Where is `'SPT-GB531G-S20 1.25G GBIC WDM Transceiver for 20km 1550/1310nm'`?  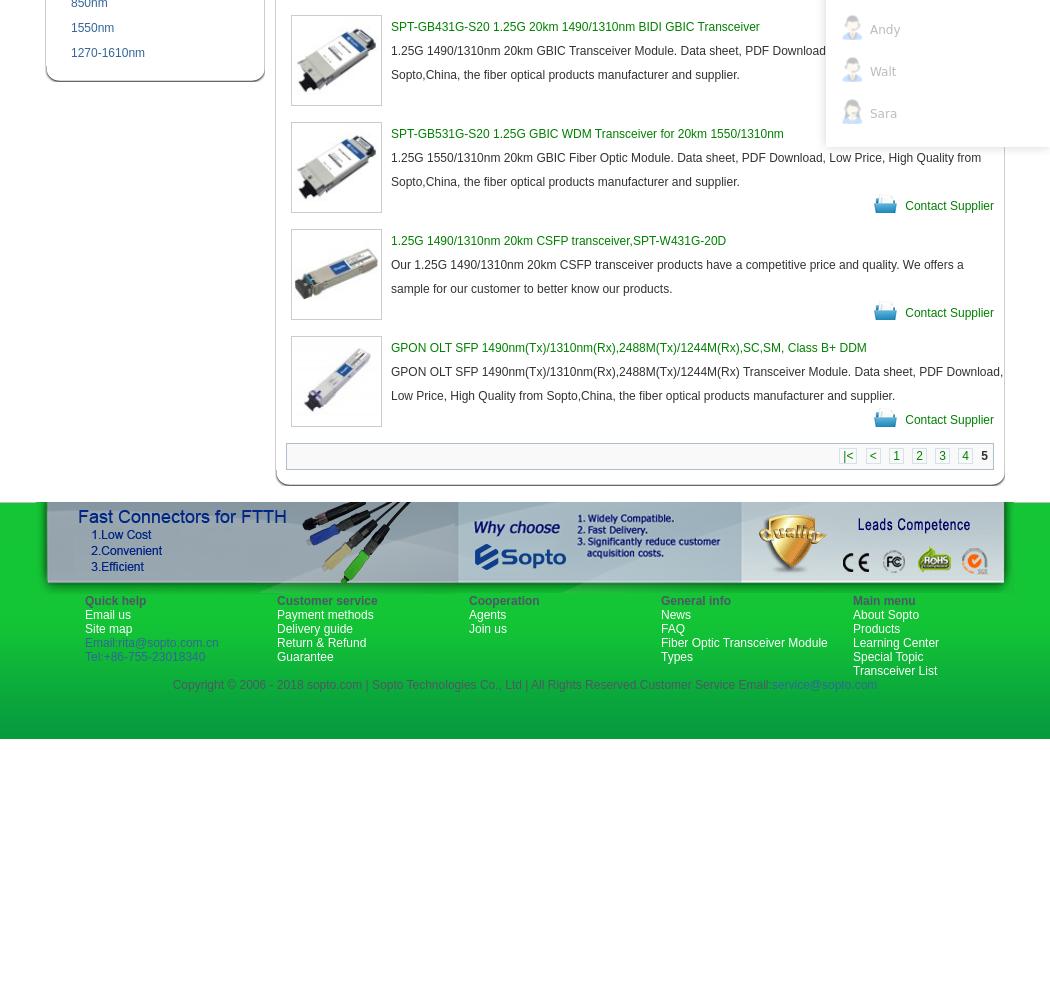
'SPT-GB531G-S20 1.25G GBIC WDM Transceiver for 20km 1550/1310nm' is located at coordinates (391, 134).